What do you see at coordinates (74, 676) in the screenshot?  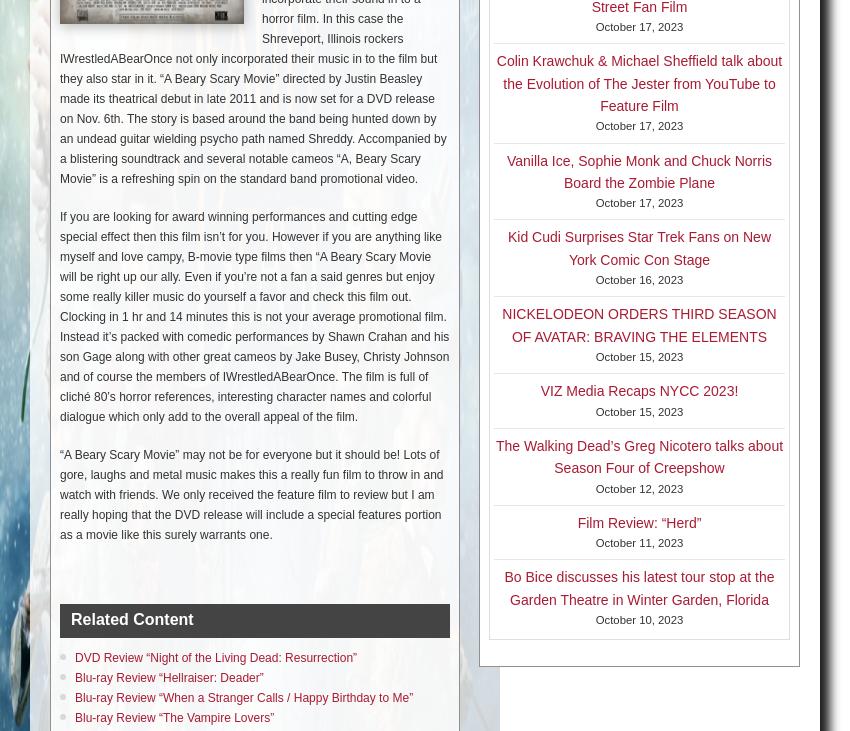 I see `'Blu-ray Review “Hellraiser: Deader”'` at bounding box center [74, 676].